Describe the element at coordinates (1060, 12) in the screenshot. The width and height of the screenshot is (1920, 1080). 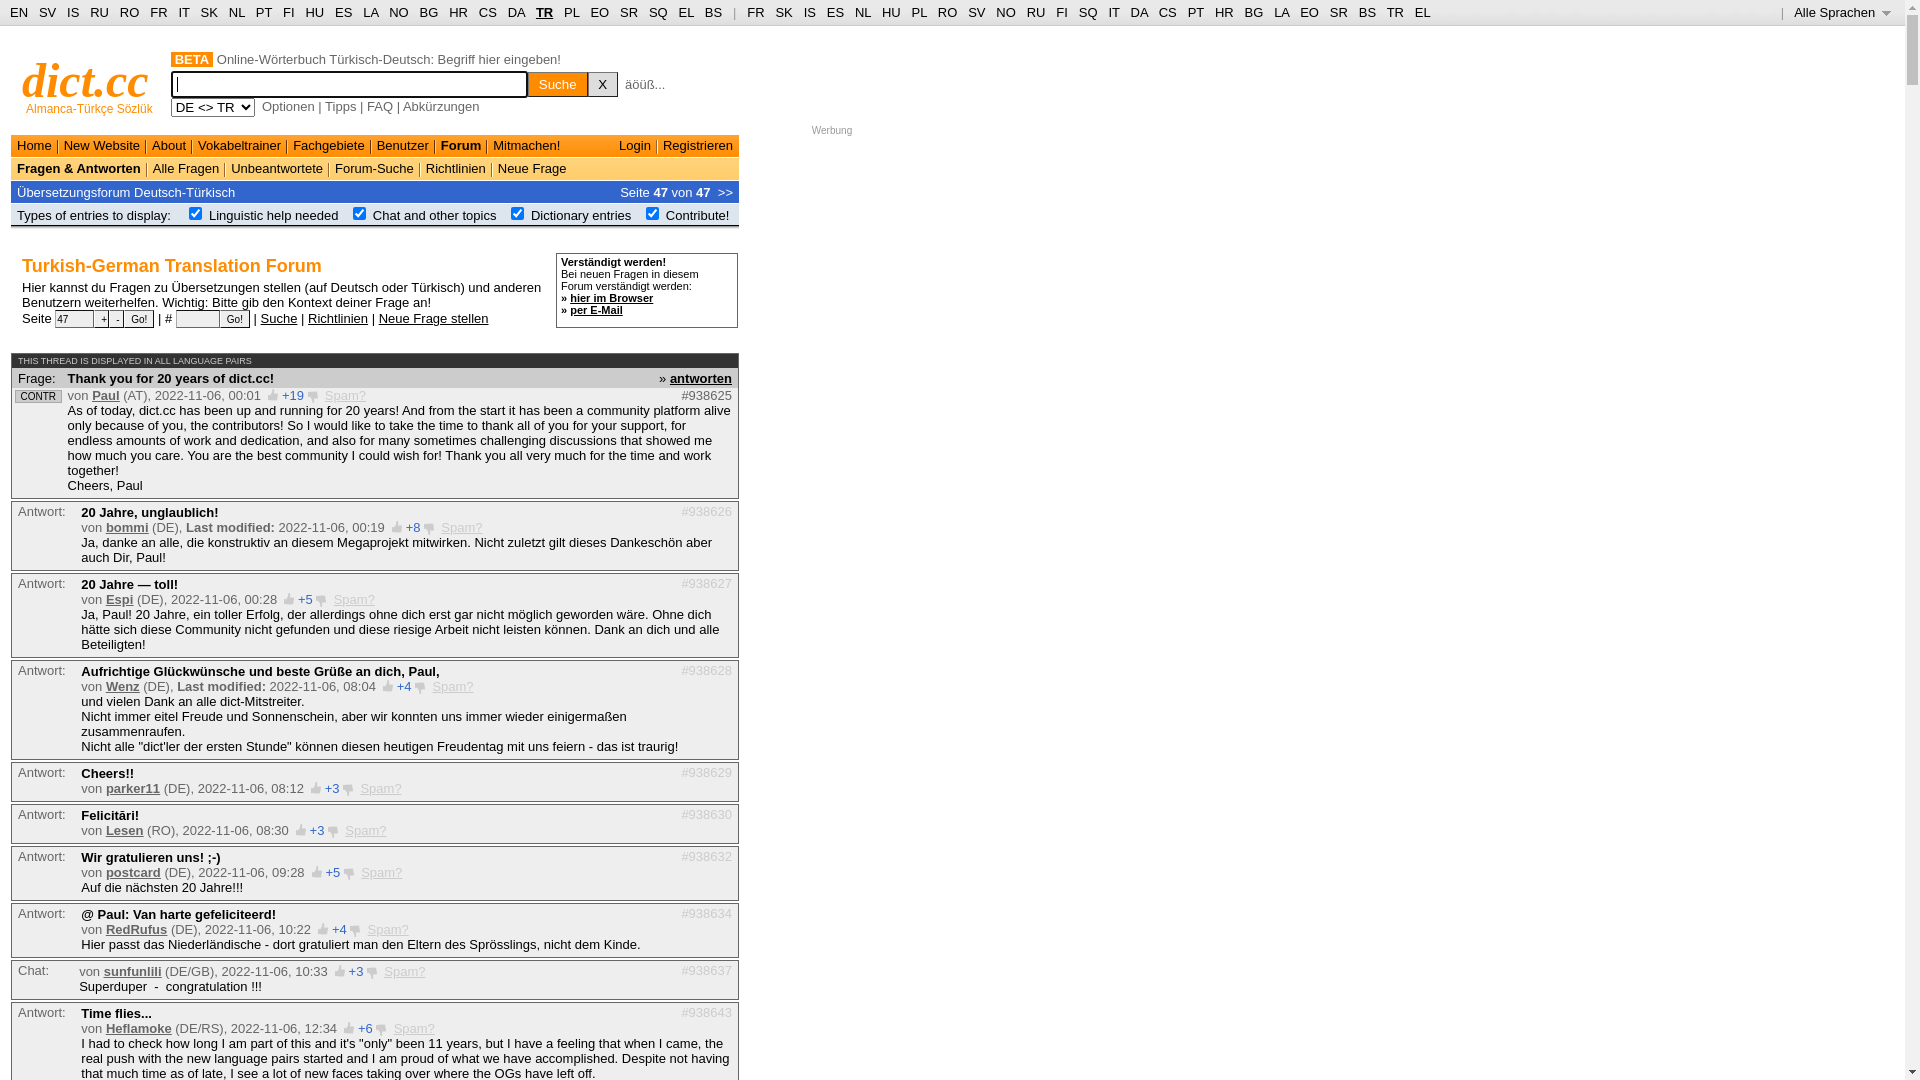
I see `'FI'` at that location.